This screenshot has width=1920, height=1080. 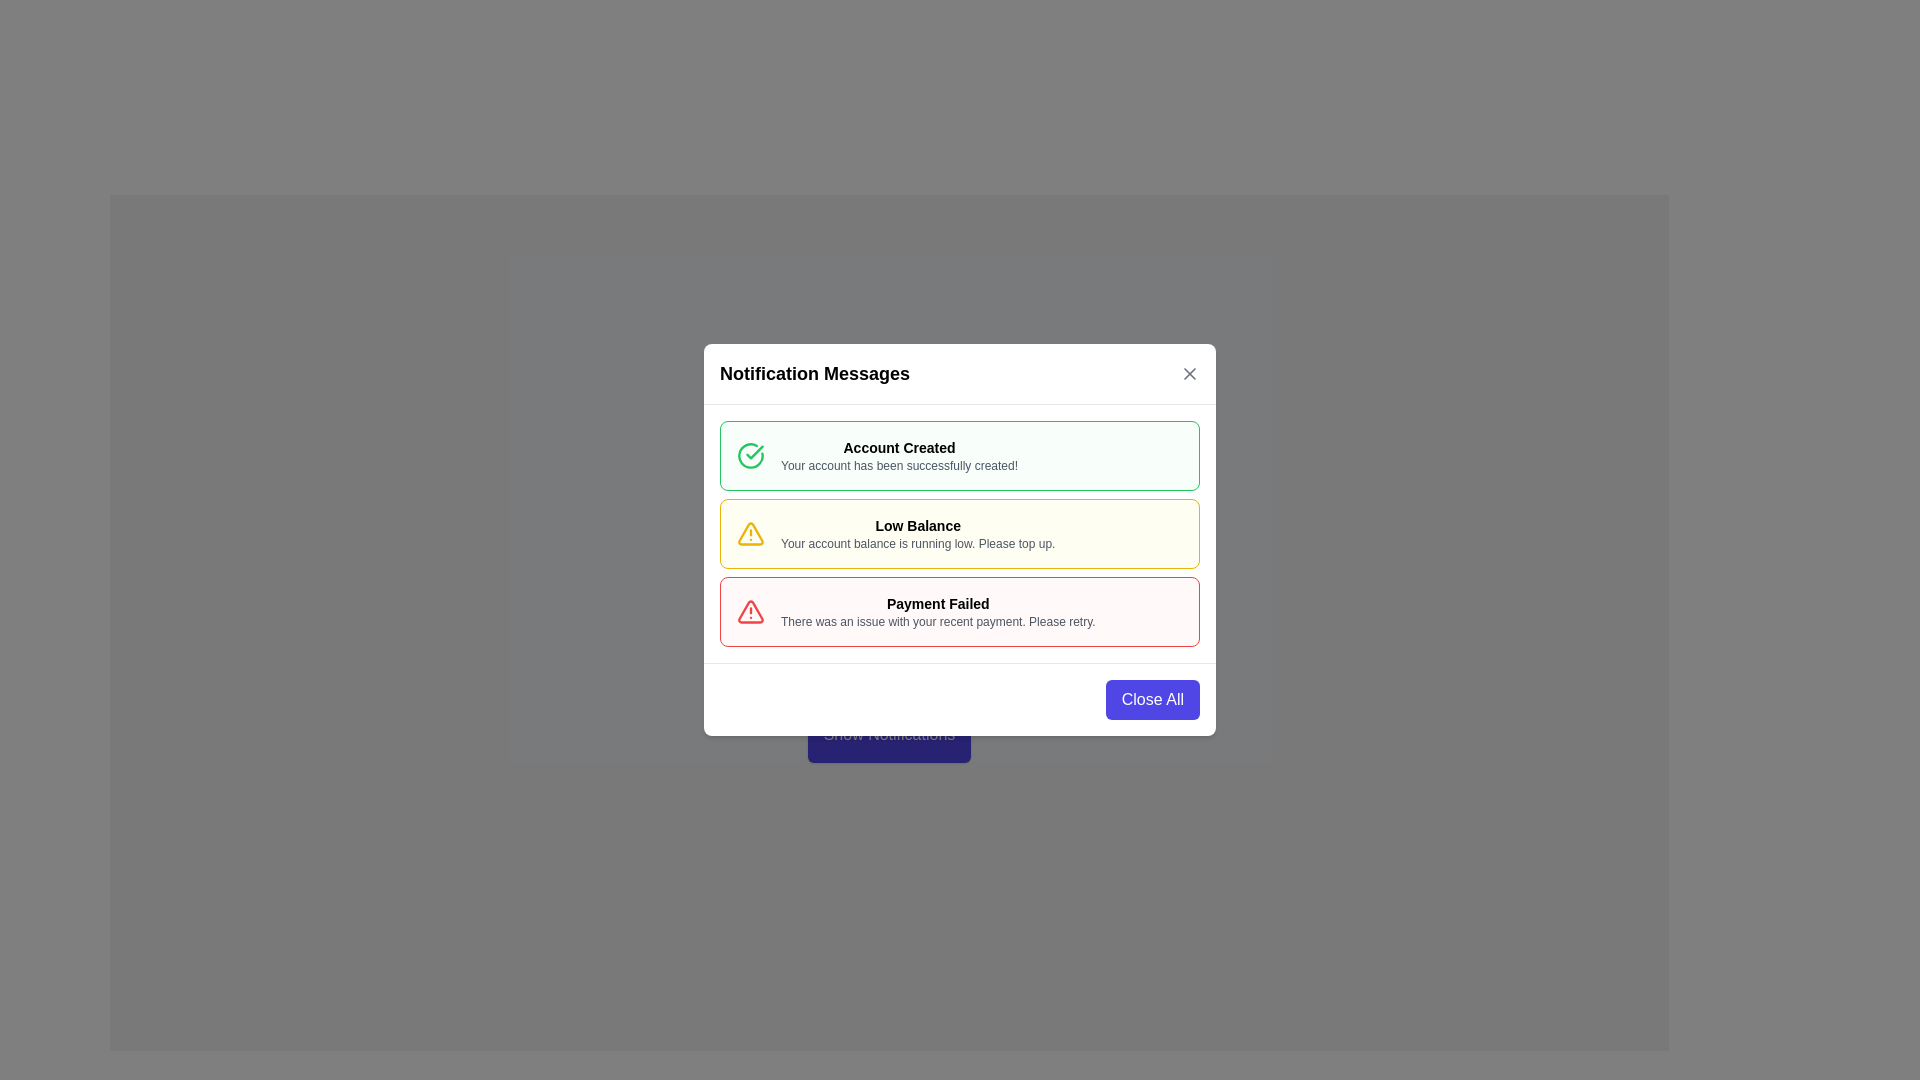 What do you see at coordinates (749, 611) in the screenshot?
I see `the 'Payment Failed' notification icon, which serves as a visual indicator for the issue` at bounding box center [749, 611].